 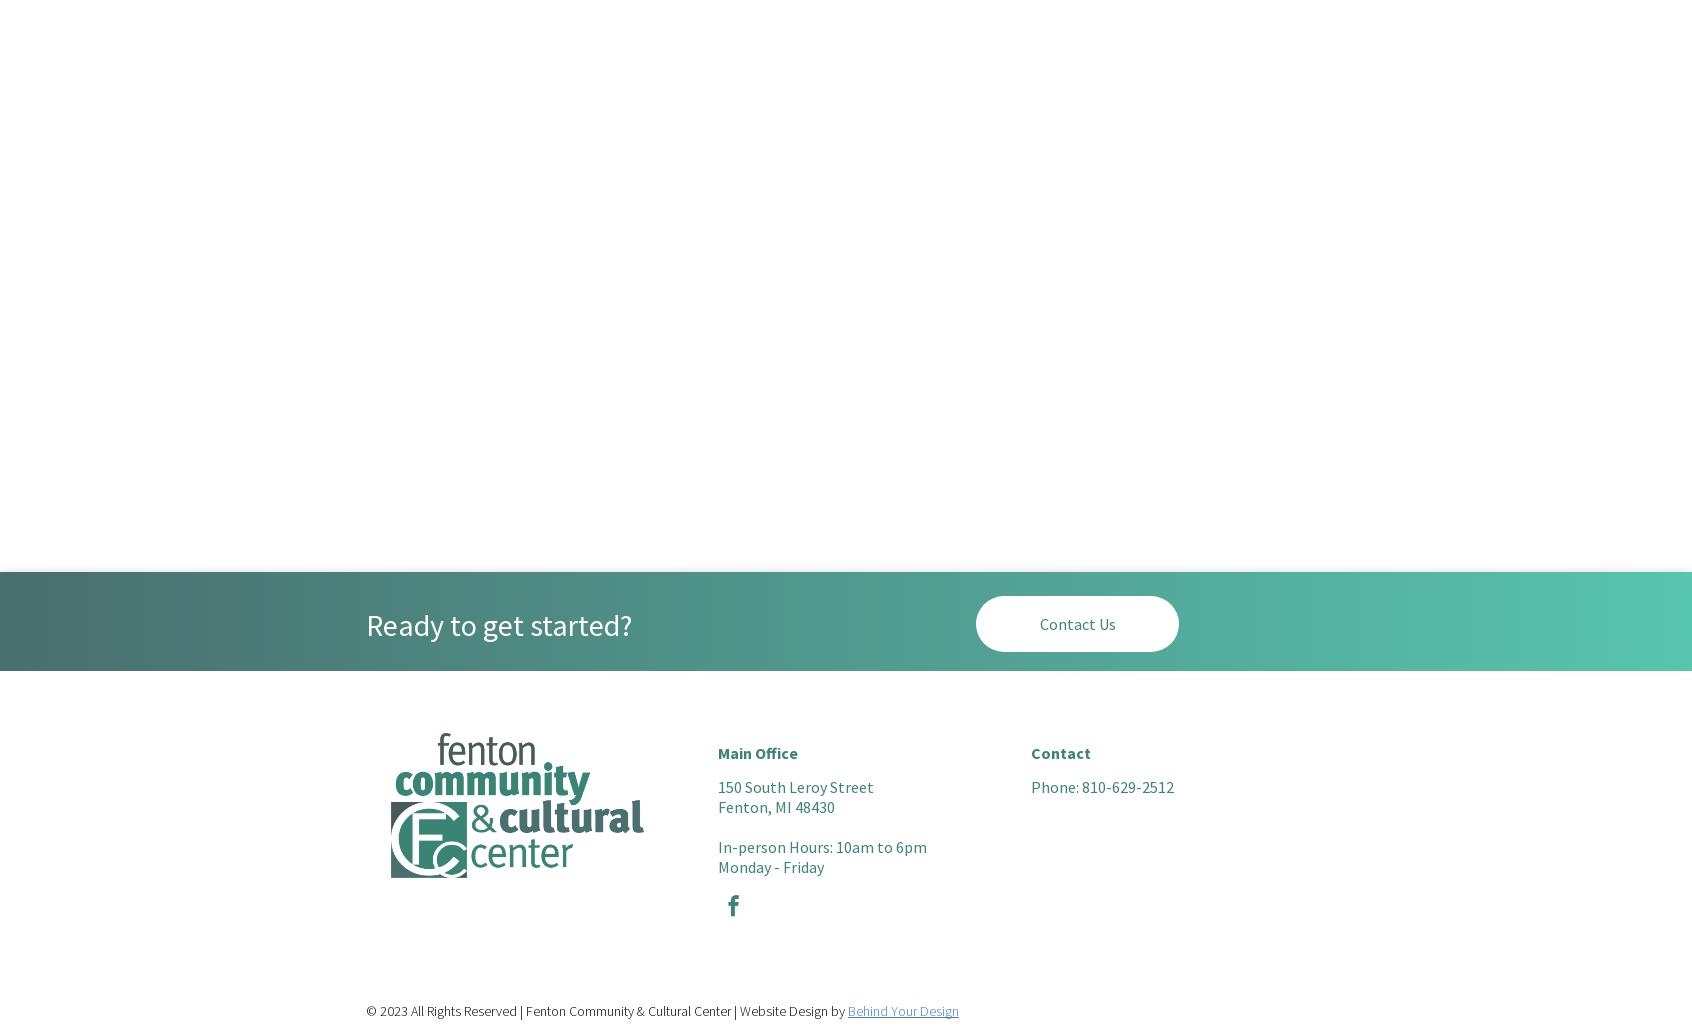 What do you see at coordinates (410, 1011) in the screenshot?
I see `'All Rights Reserved | Fenton Community & Cultural Center | Website Design by'` at bounding box center [410, 1011].